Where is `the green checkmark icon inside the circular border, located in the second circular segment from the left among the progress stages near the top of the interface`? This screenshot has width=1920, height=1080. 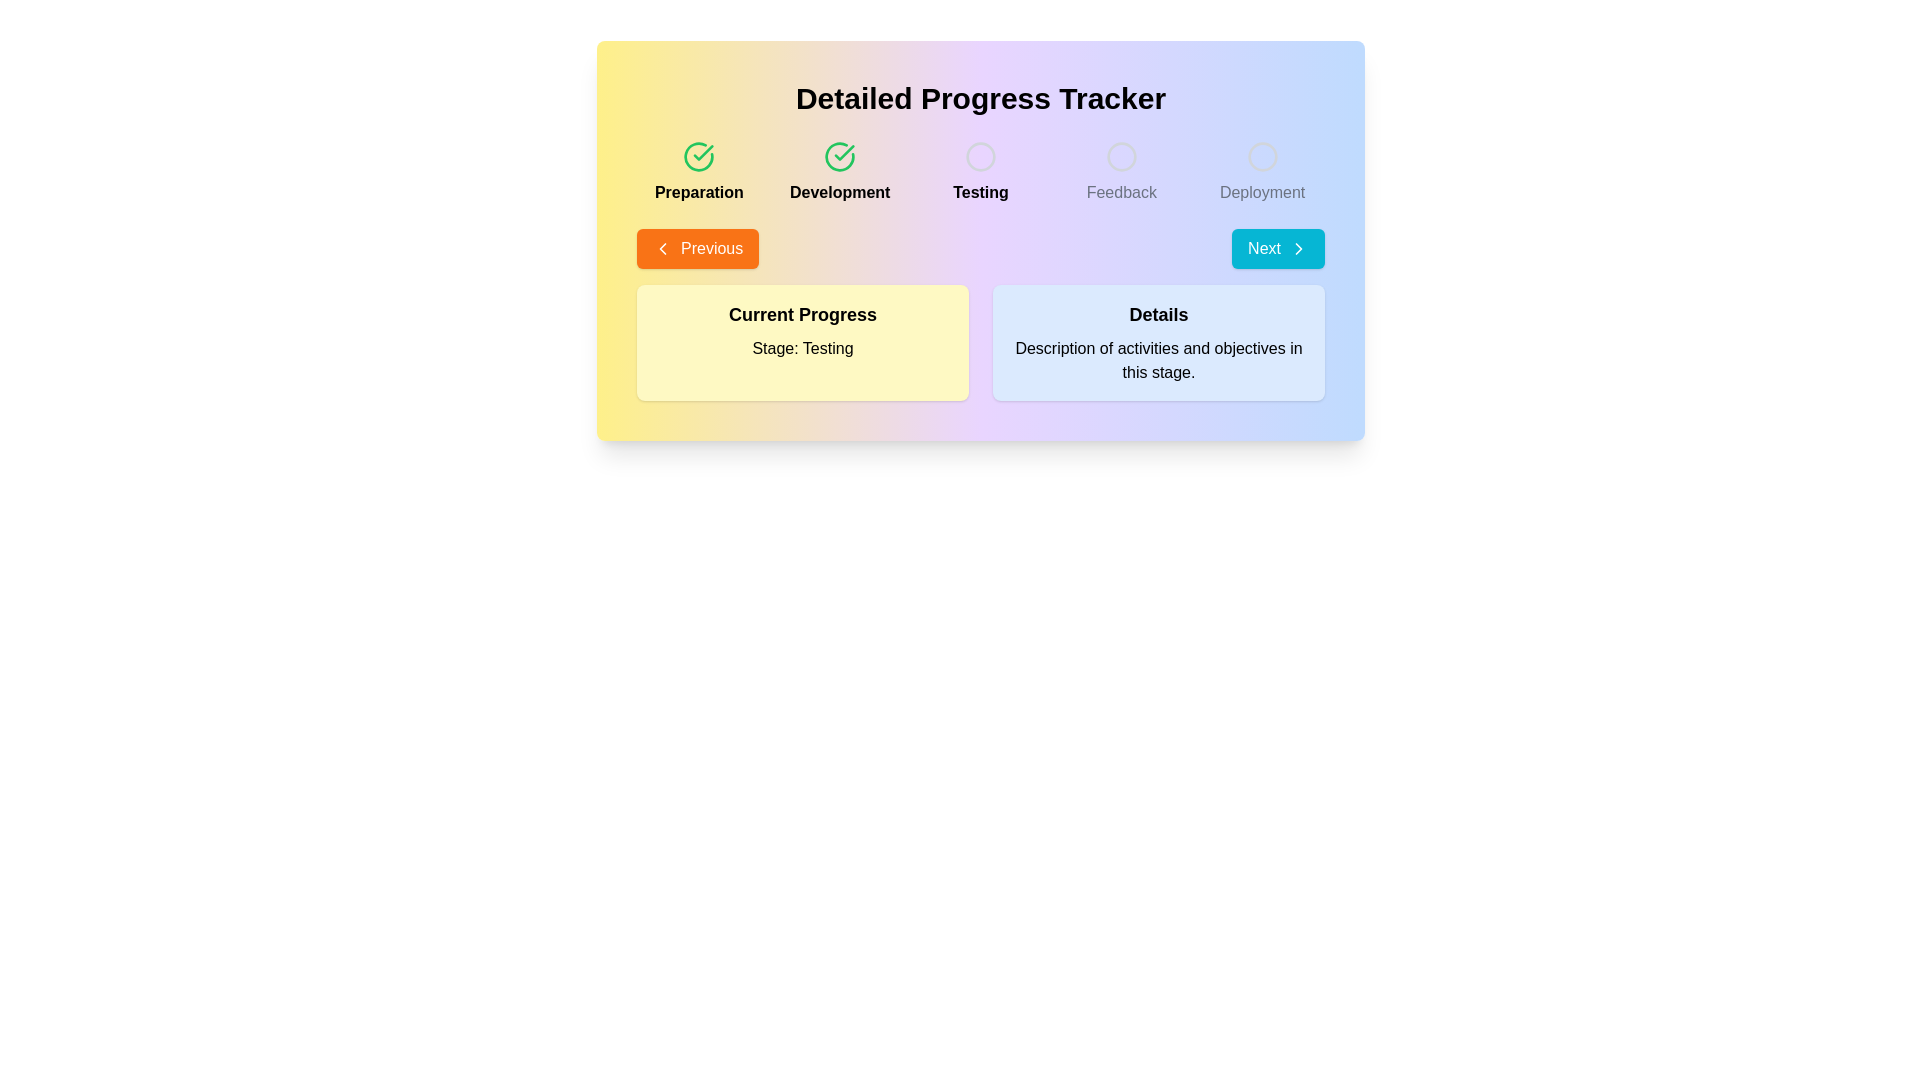 the green checkmark icon inside the circular border, located in the second circular segment from the left among the progress stages near the top of the interface is located at coordinates (840, 156).